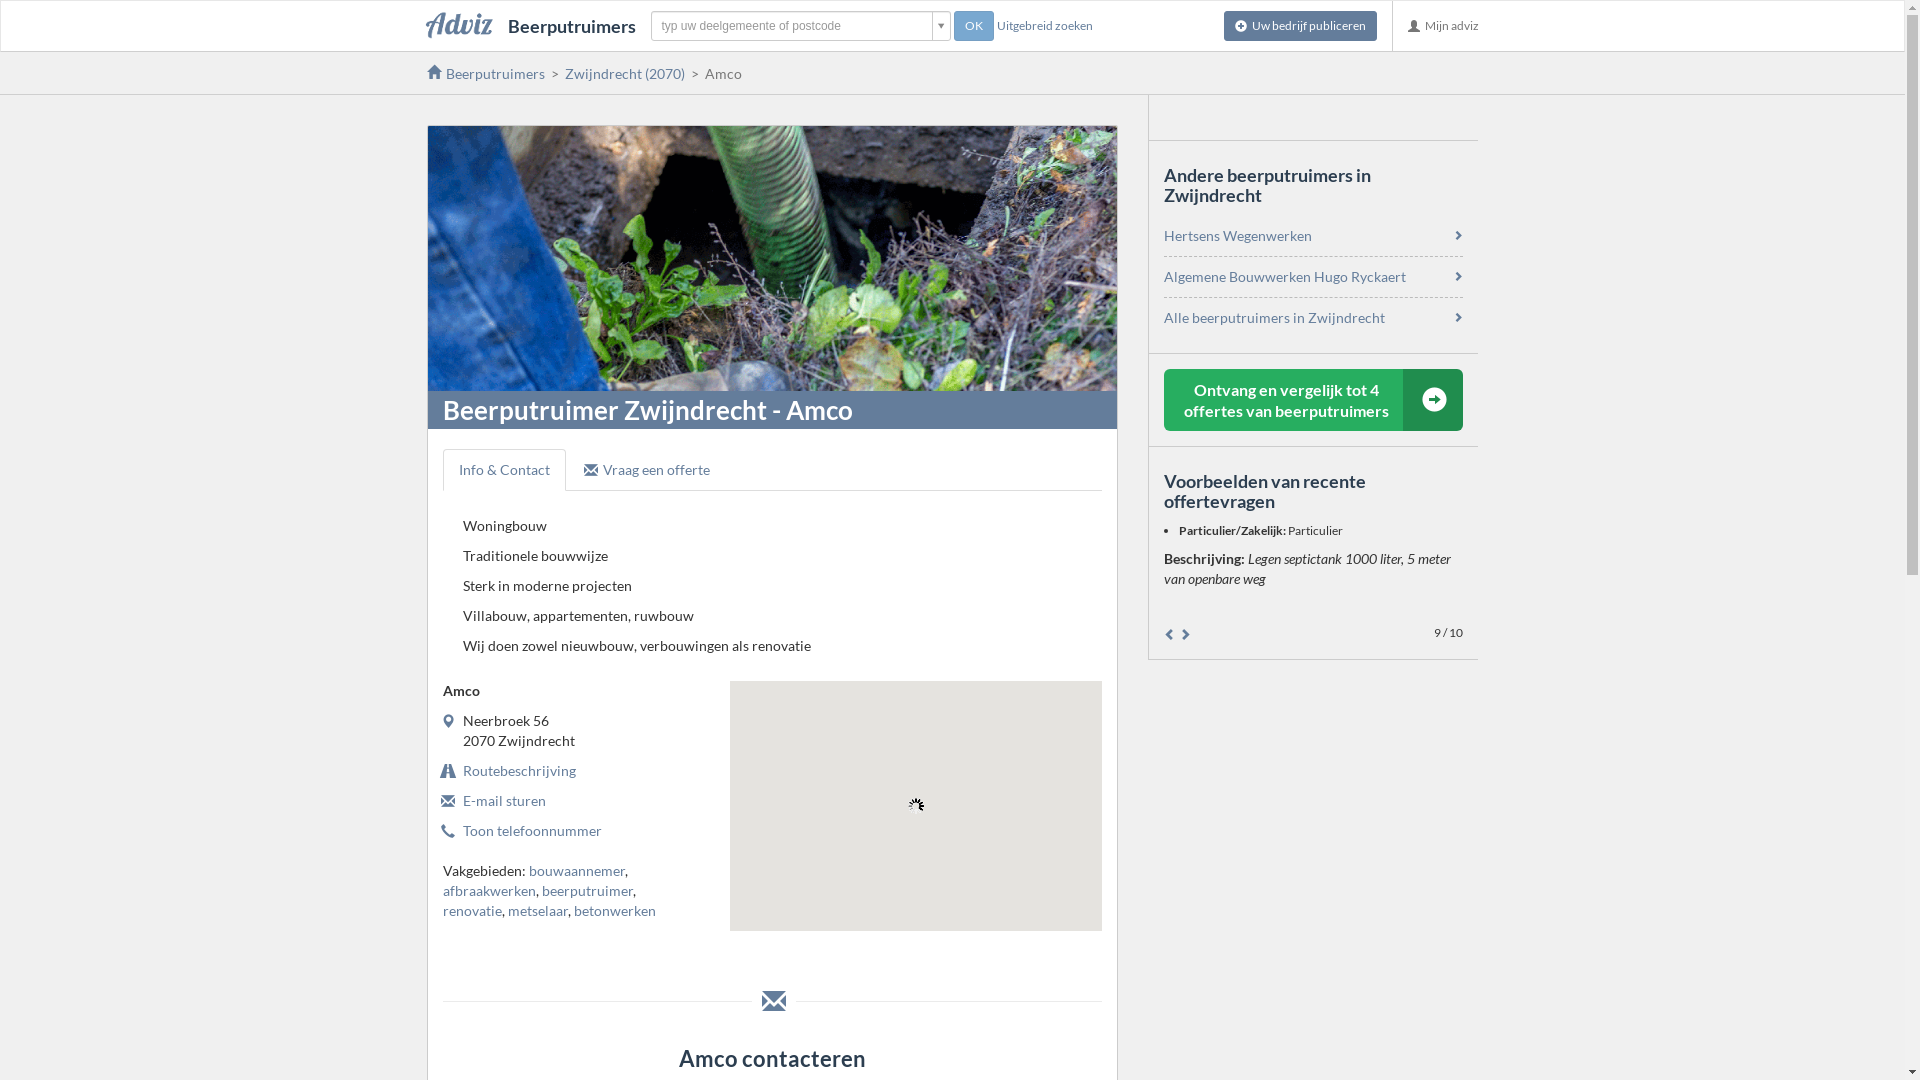 Image resolution: width=1920 pixels, height=1080 pixels. What do you see at coordinates (537, 910) in the screenshot?
I see `'metselaar'` at bounding box center [537, 910].